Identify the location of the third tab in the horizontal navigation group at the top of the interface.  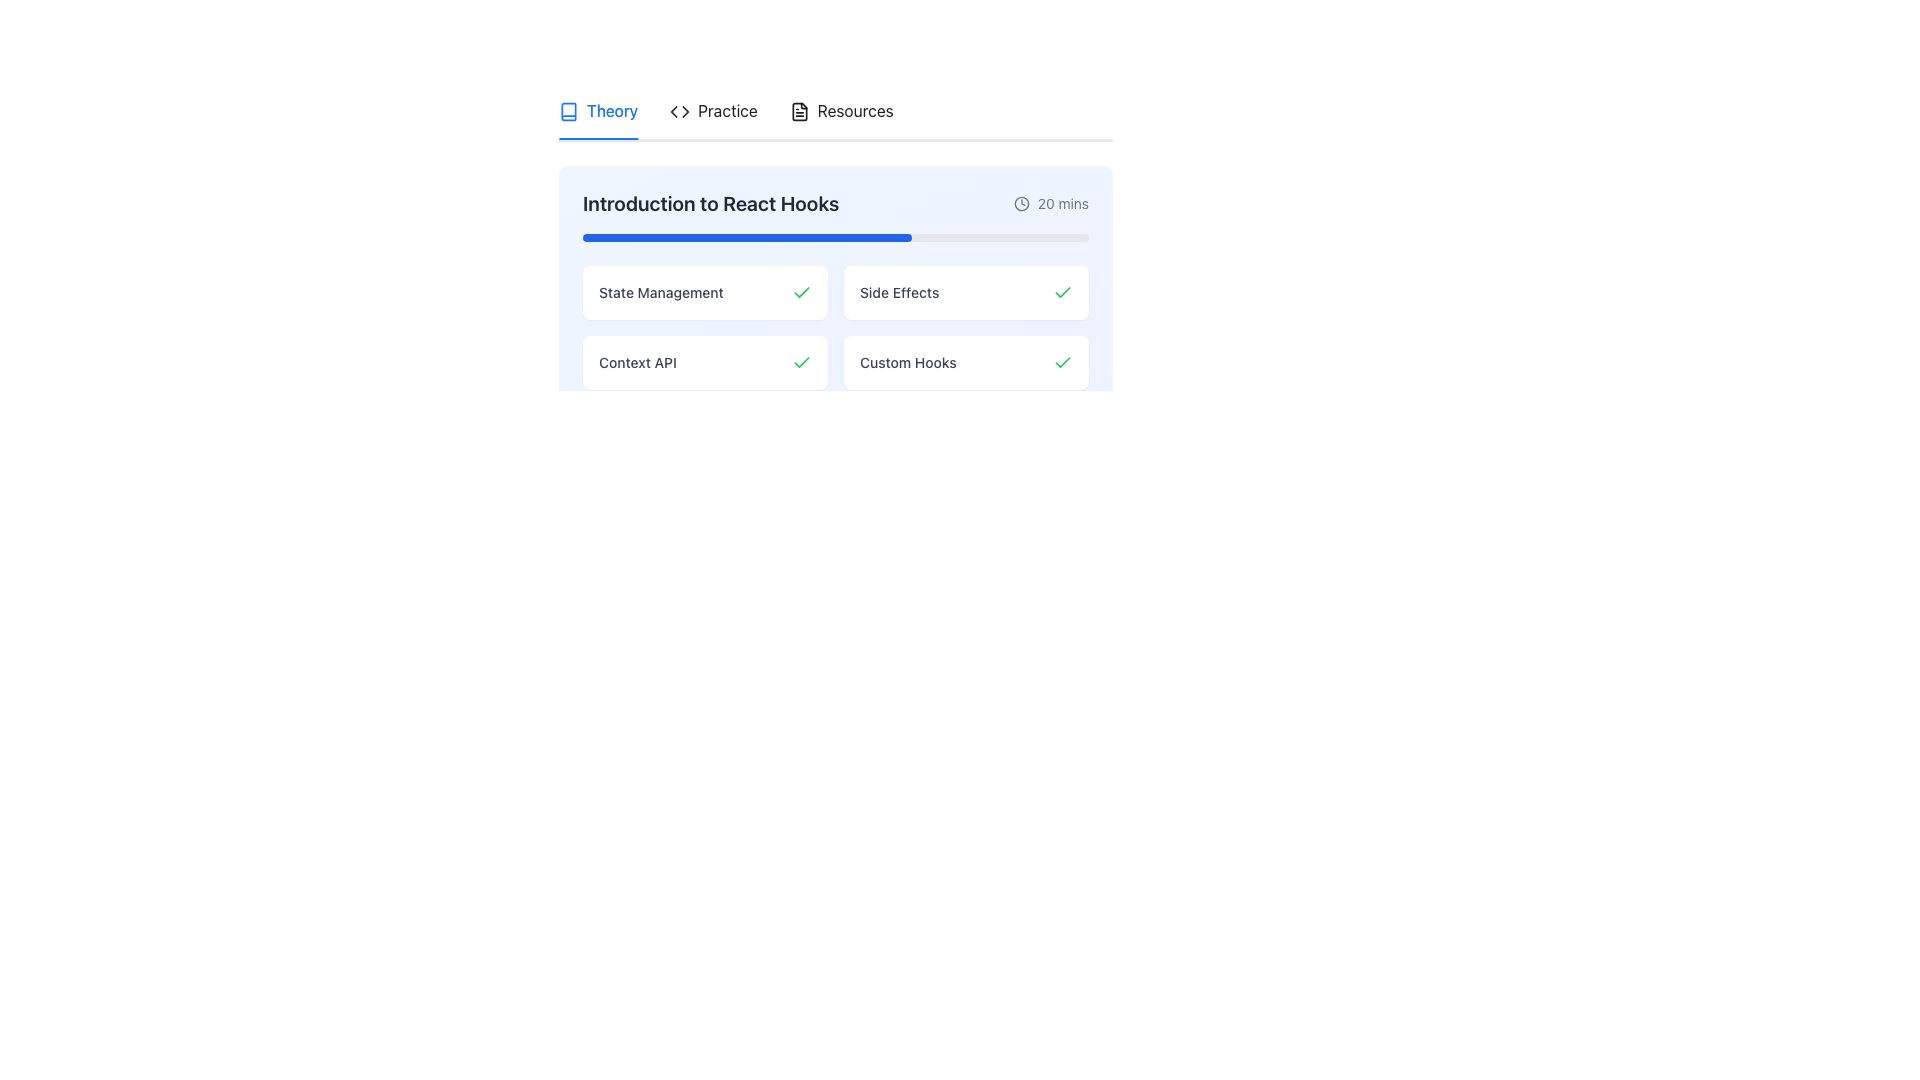
(841, 111).